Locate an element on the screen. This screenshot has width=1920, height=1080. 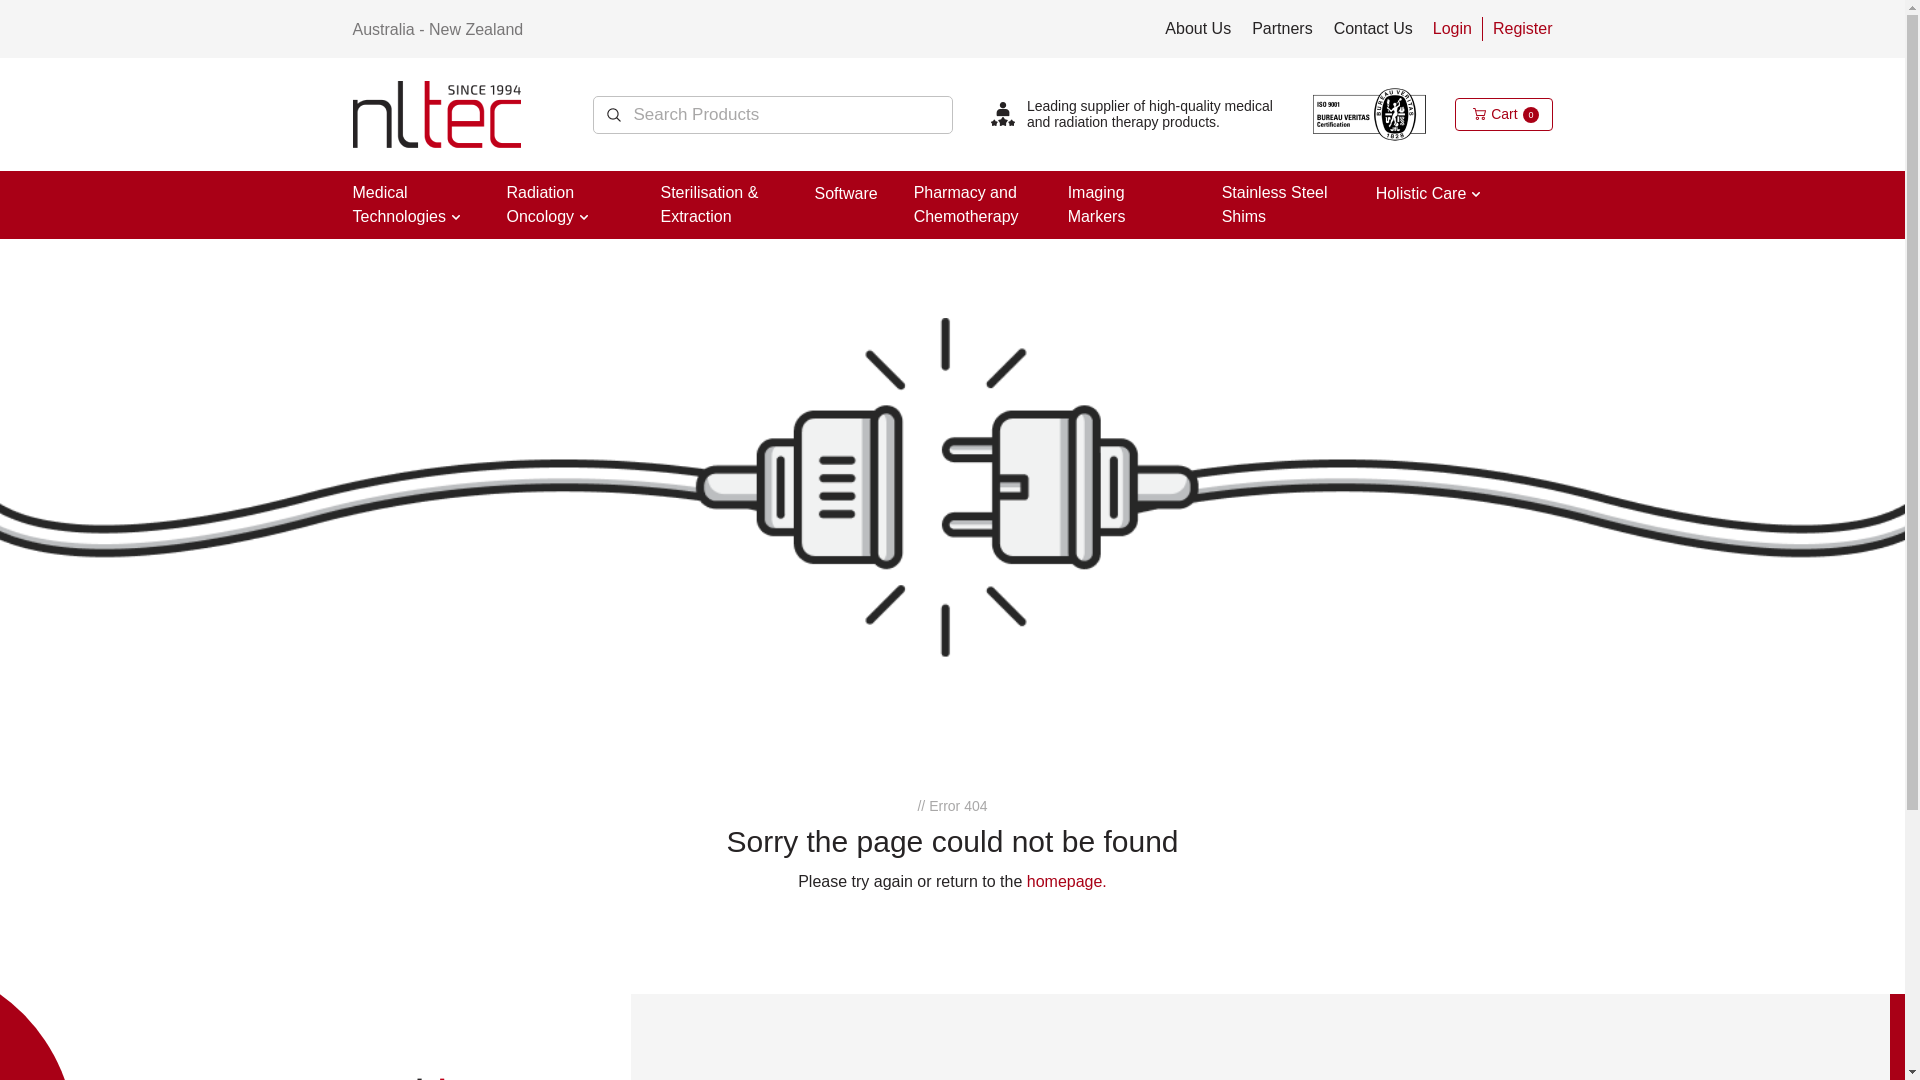
'Login' is located at coordinates (1452, 28).